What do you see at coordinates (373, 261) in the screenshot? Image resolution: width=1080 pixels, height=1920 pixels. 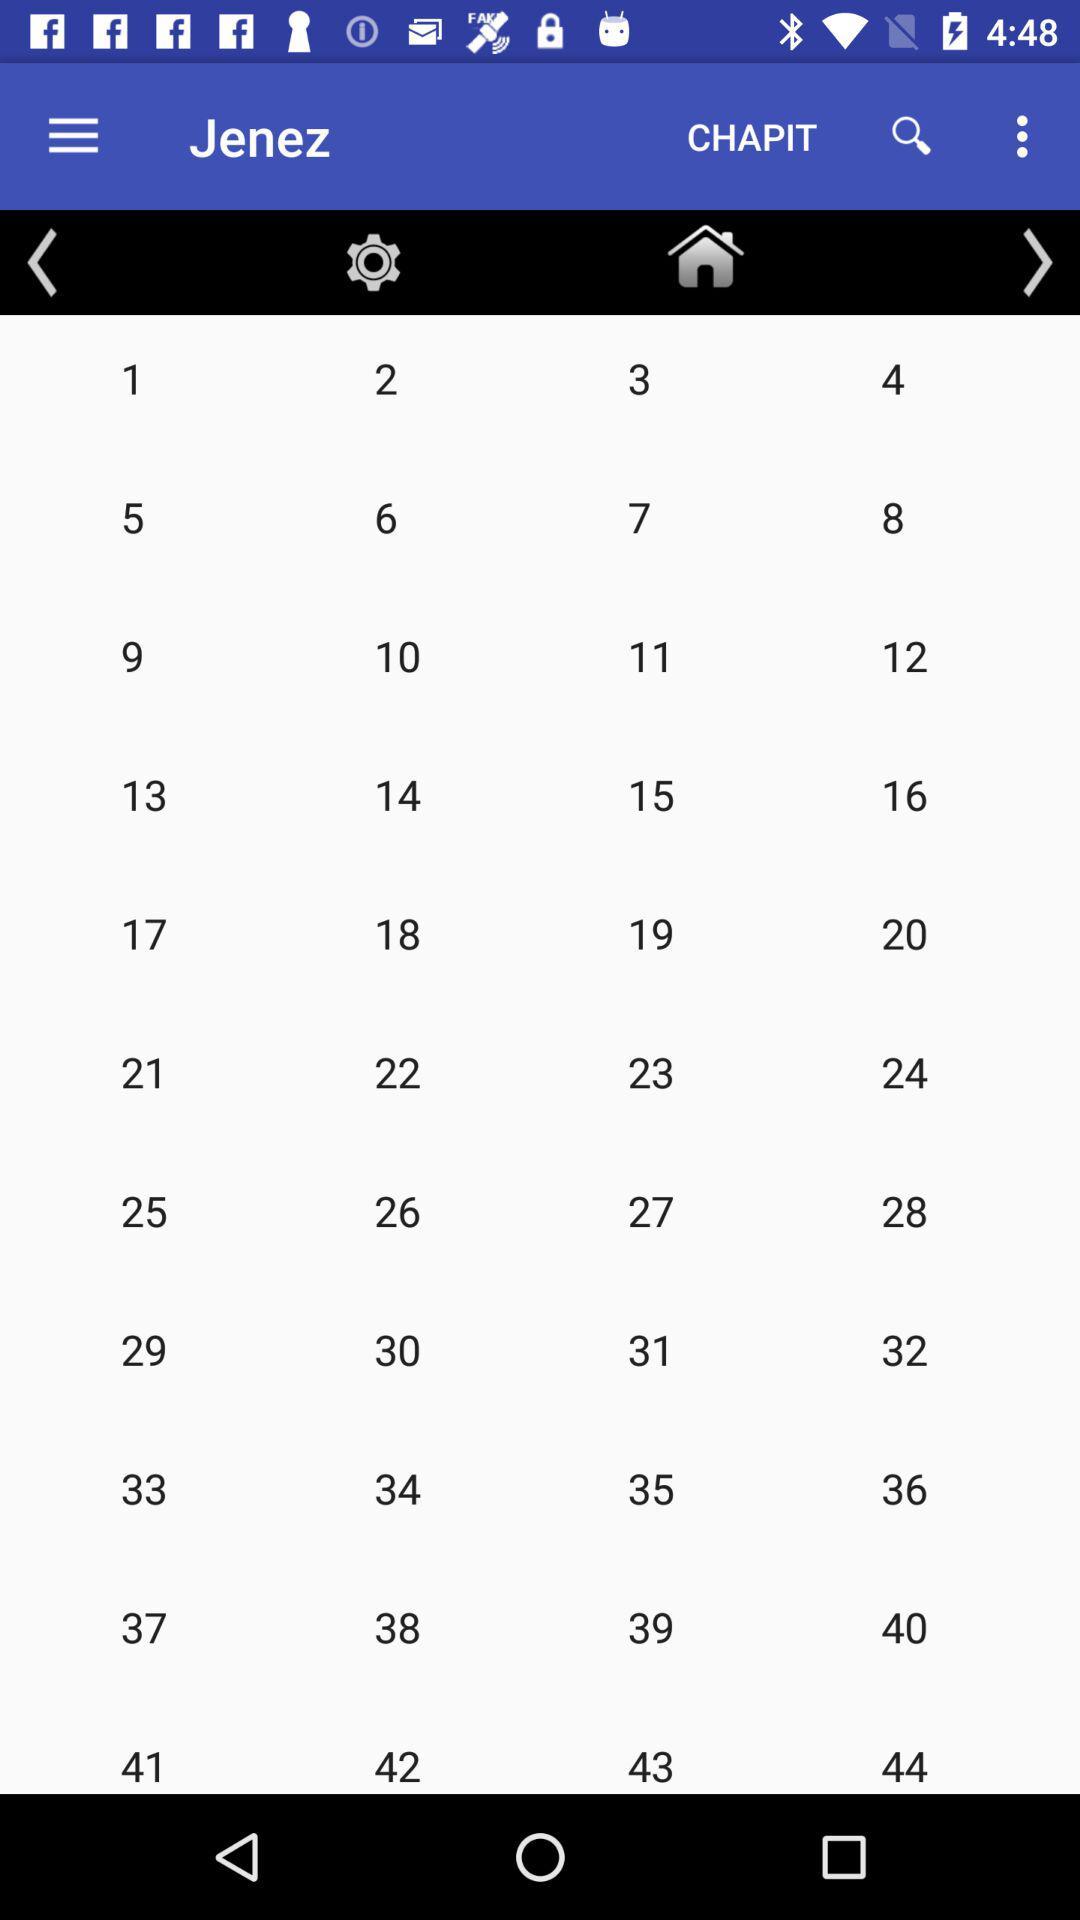 I see `the settings icon` at bounding box center [373, 261].